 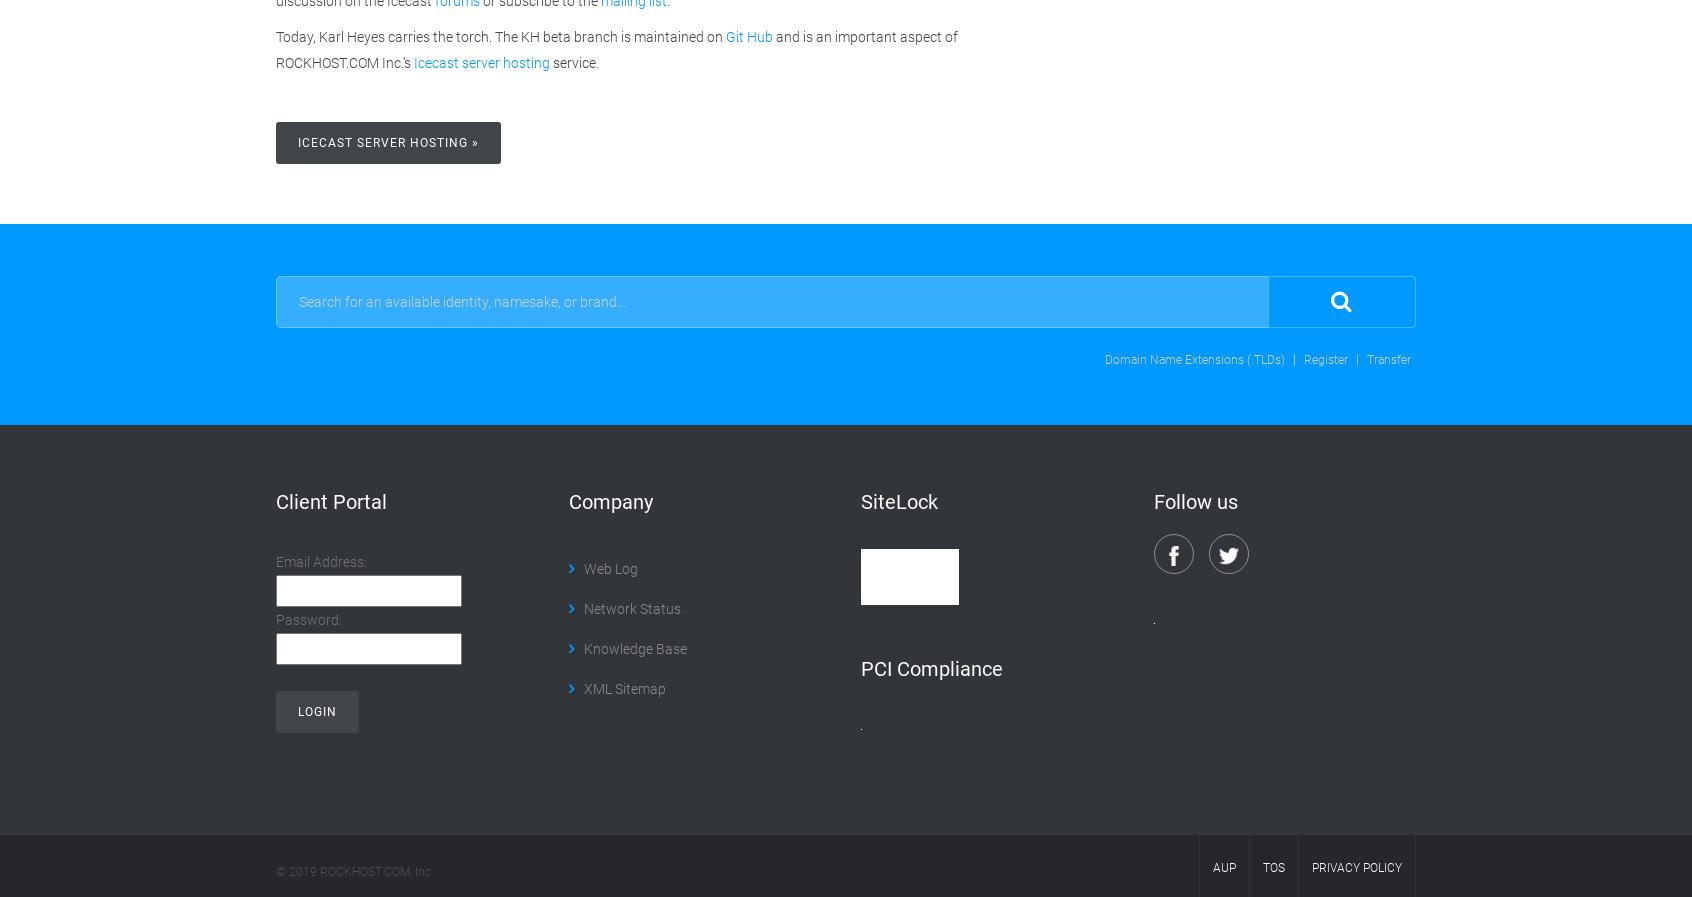 I want to click on 'SiteLock', so click(x=898, y=500).